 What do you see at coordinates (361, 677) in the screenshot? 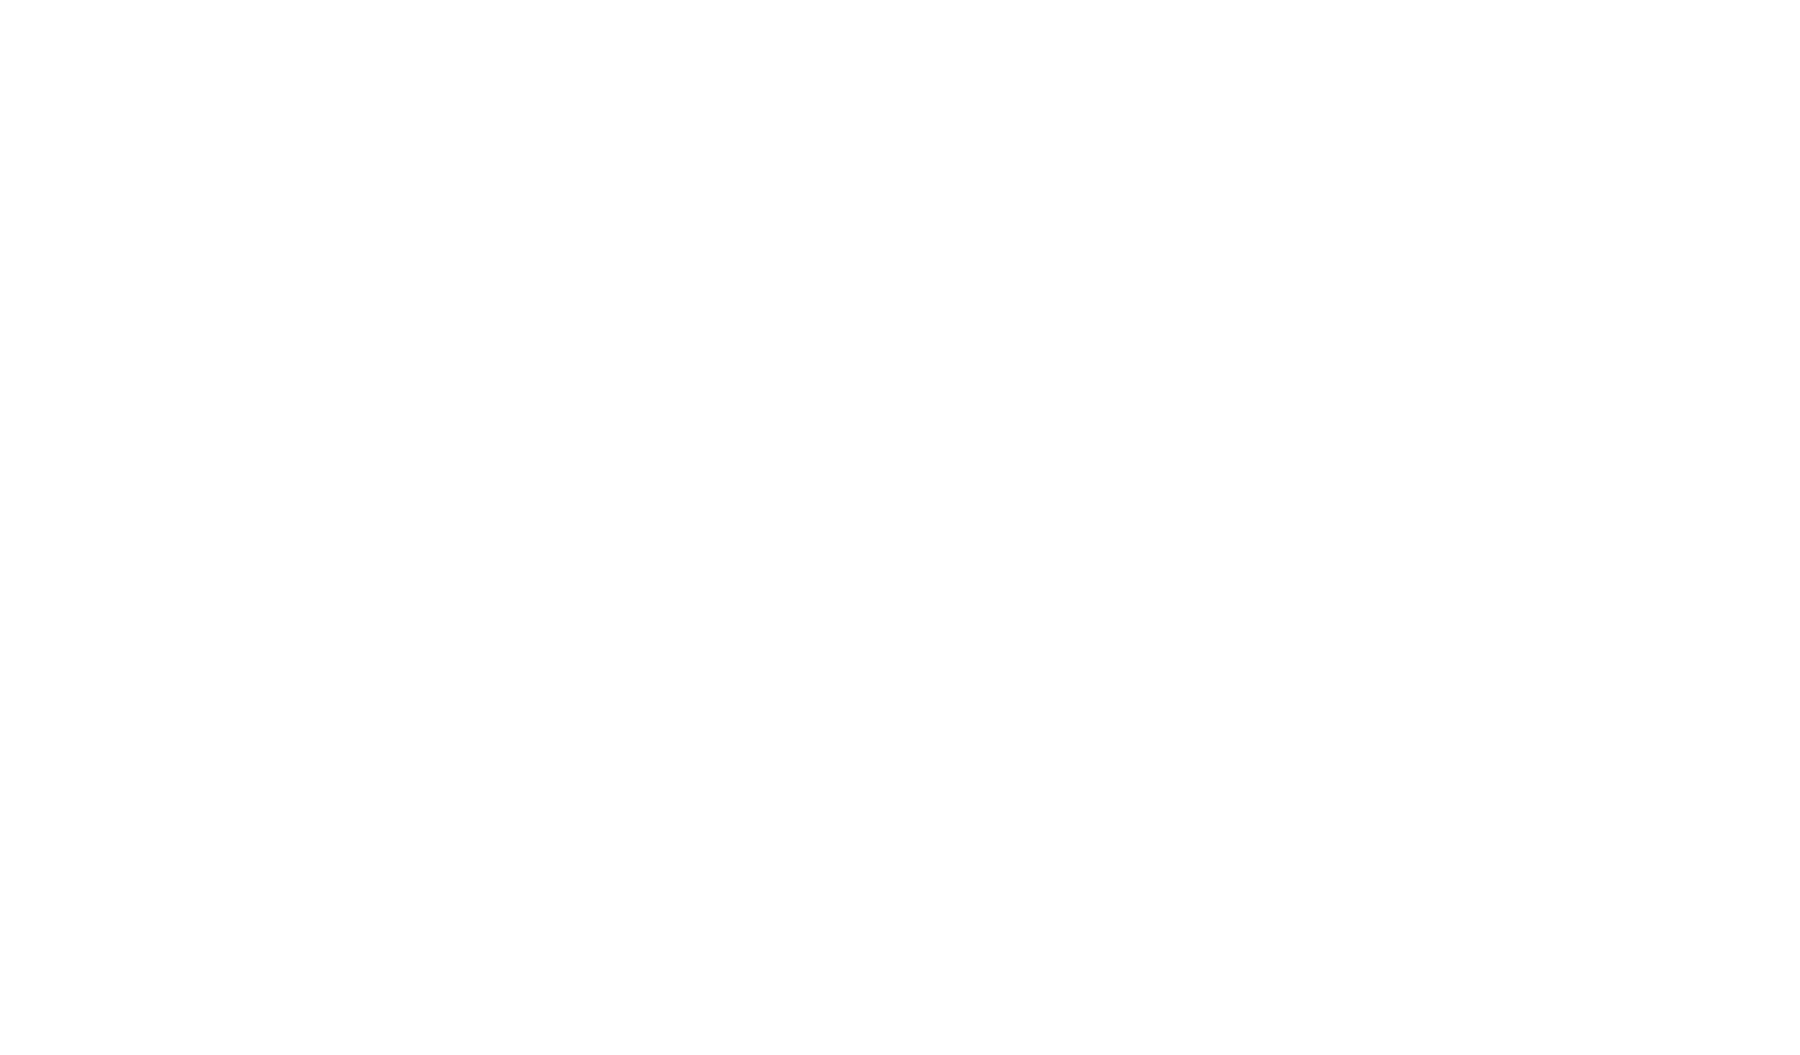
I see `'welder help'` at bounding box center [361, 677].